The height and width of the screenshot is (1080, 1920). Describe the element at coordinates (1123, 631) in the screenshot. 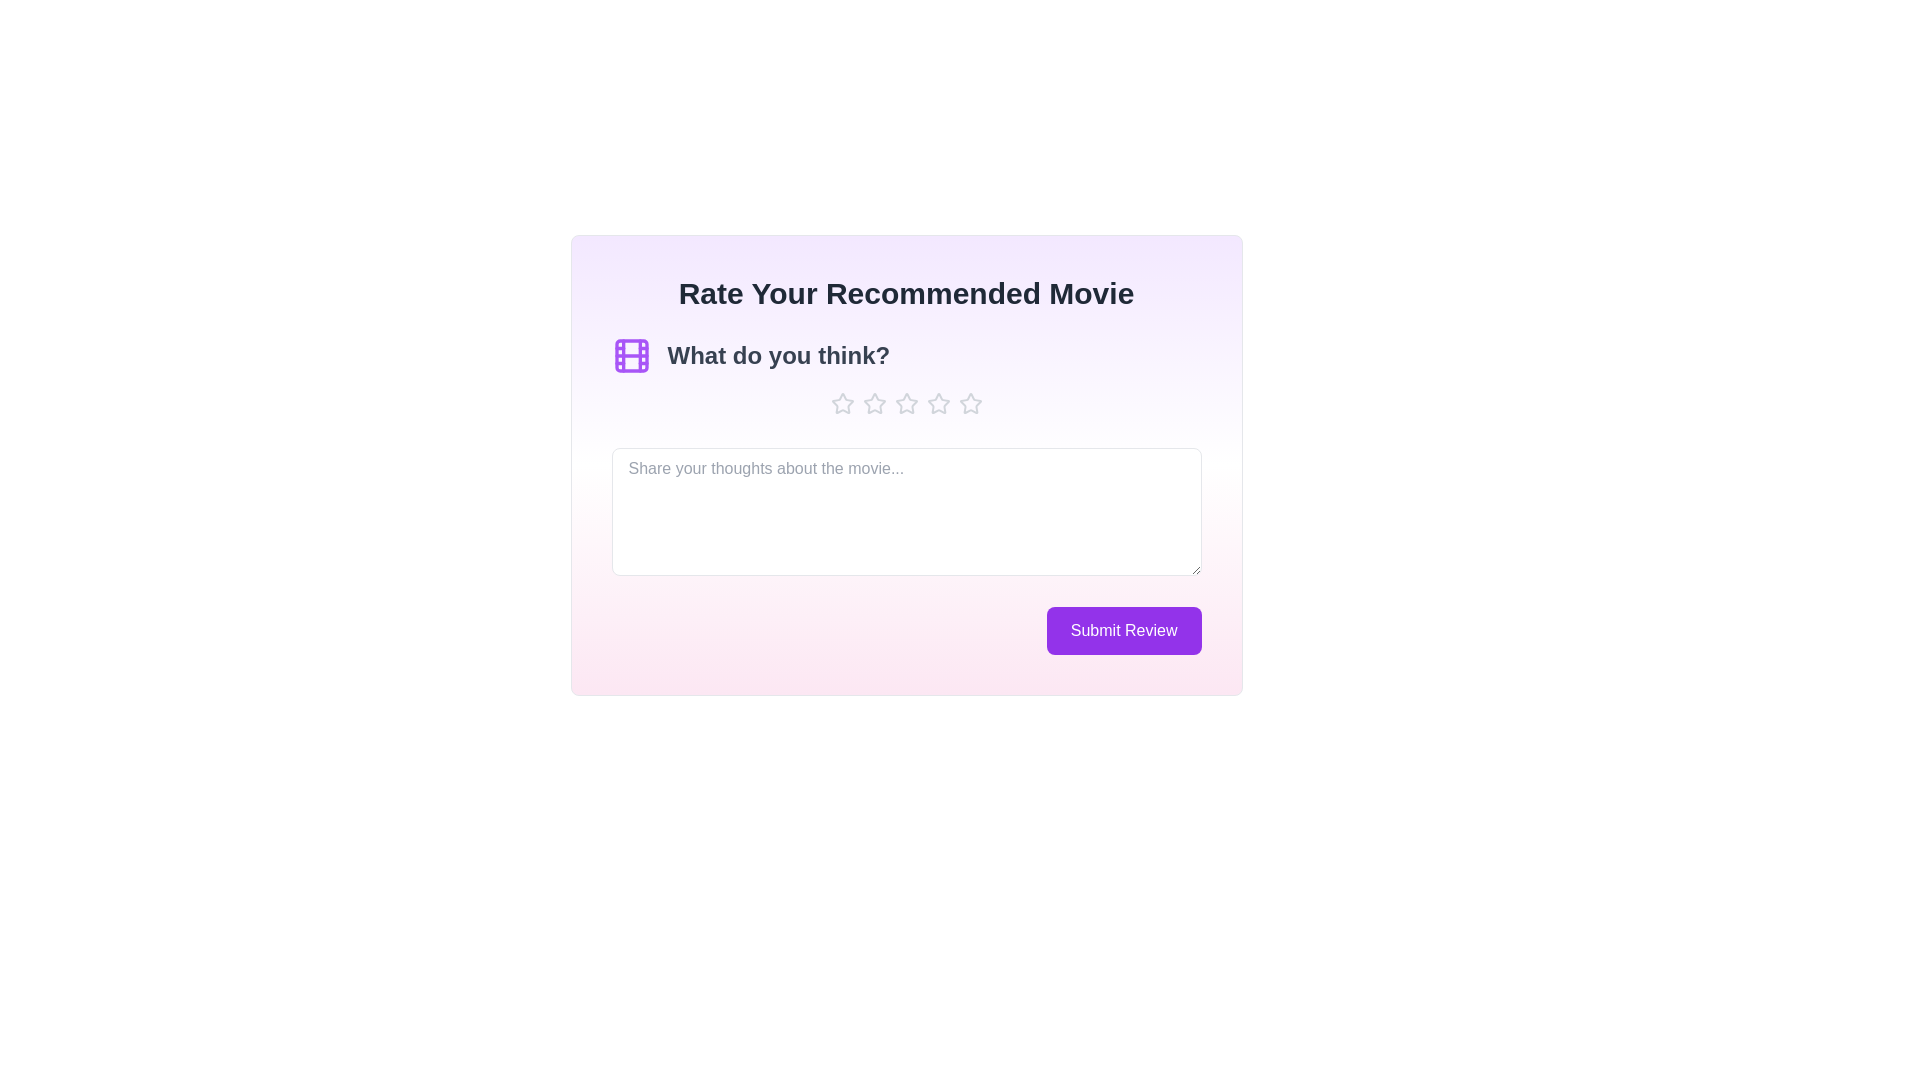

I see `the 'Submit Review' button` at that location.